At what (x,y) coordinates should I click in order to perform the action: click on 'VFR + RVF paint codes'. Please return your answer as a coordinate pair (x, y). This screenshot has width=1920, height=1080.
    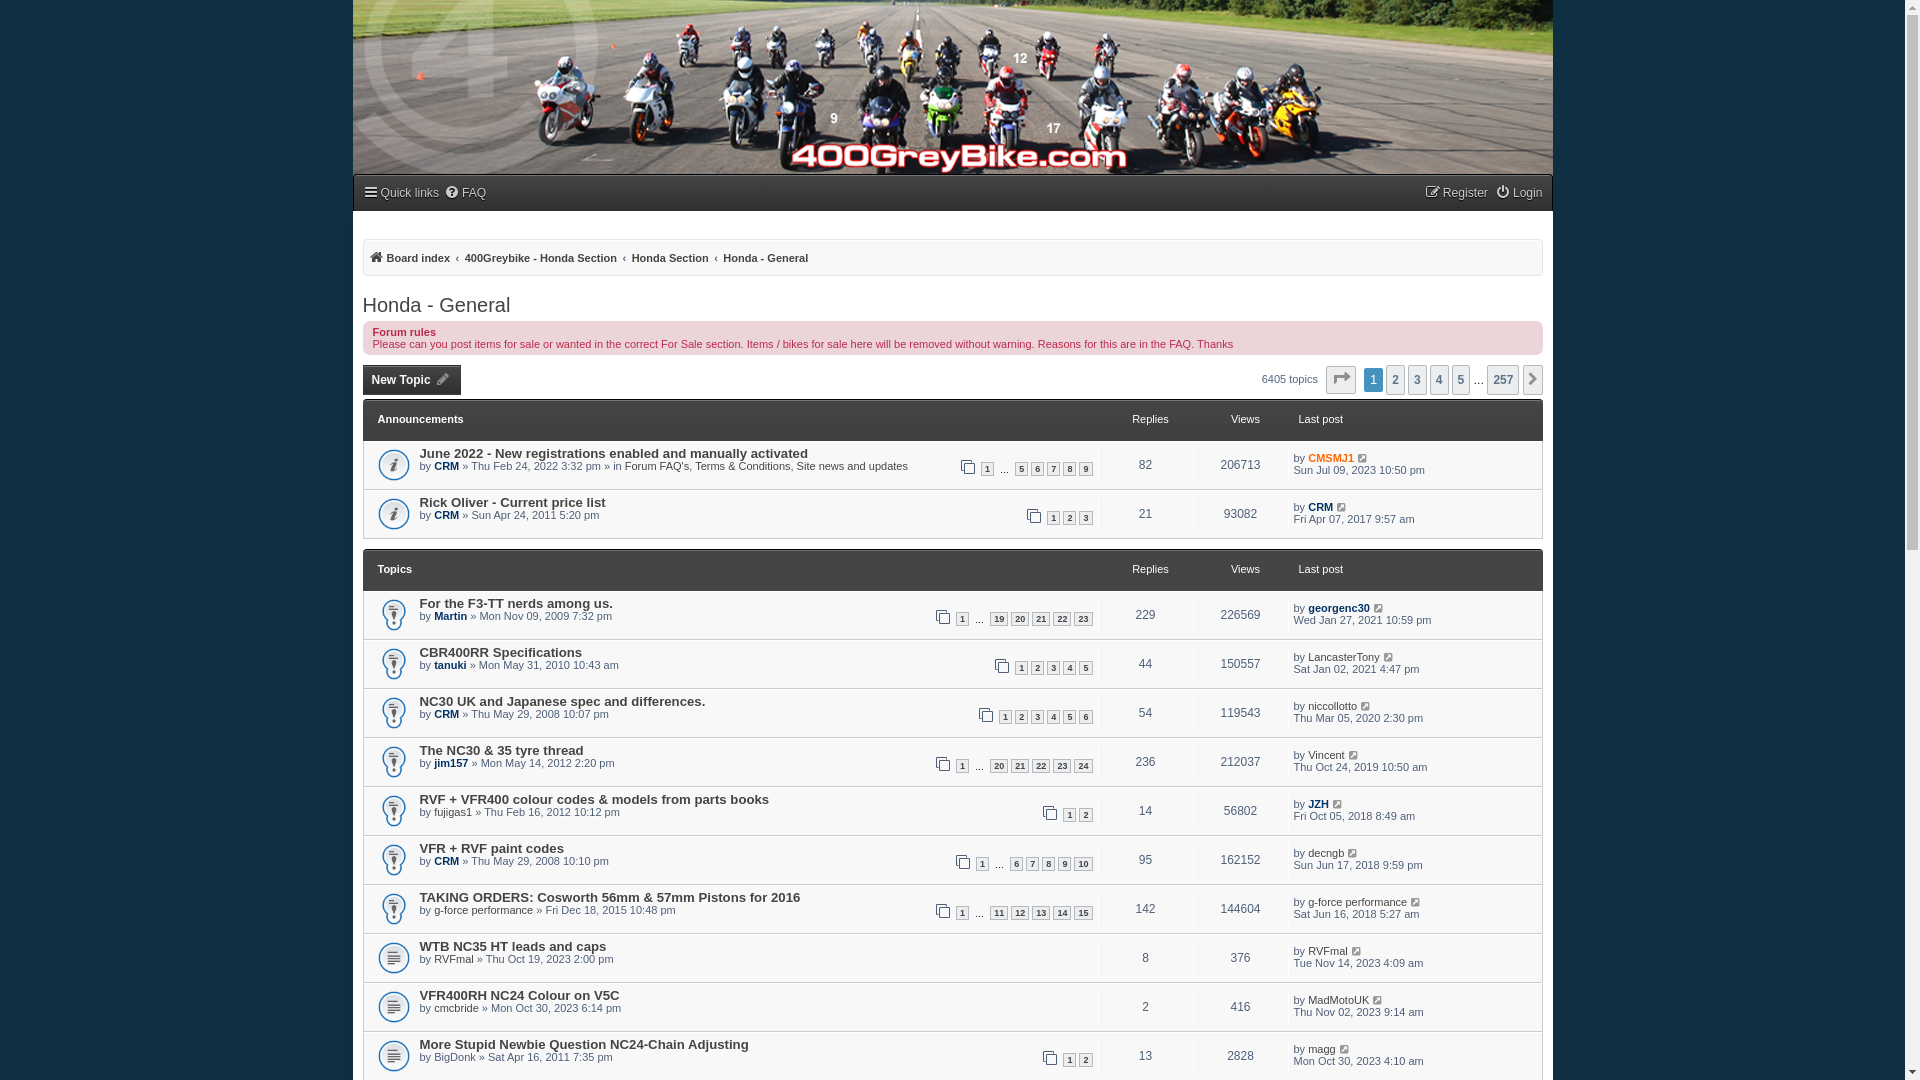
    Looking at the image, I should click on (491, 848).